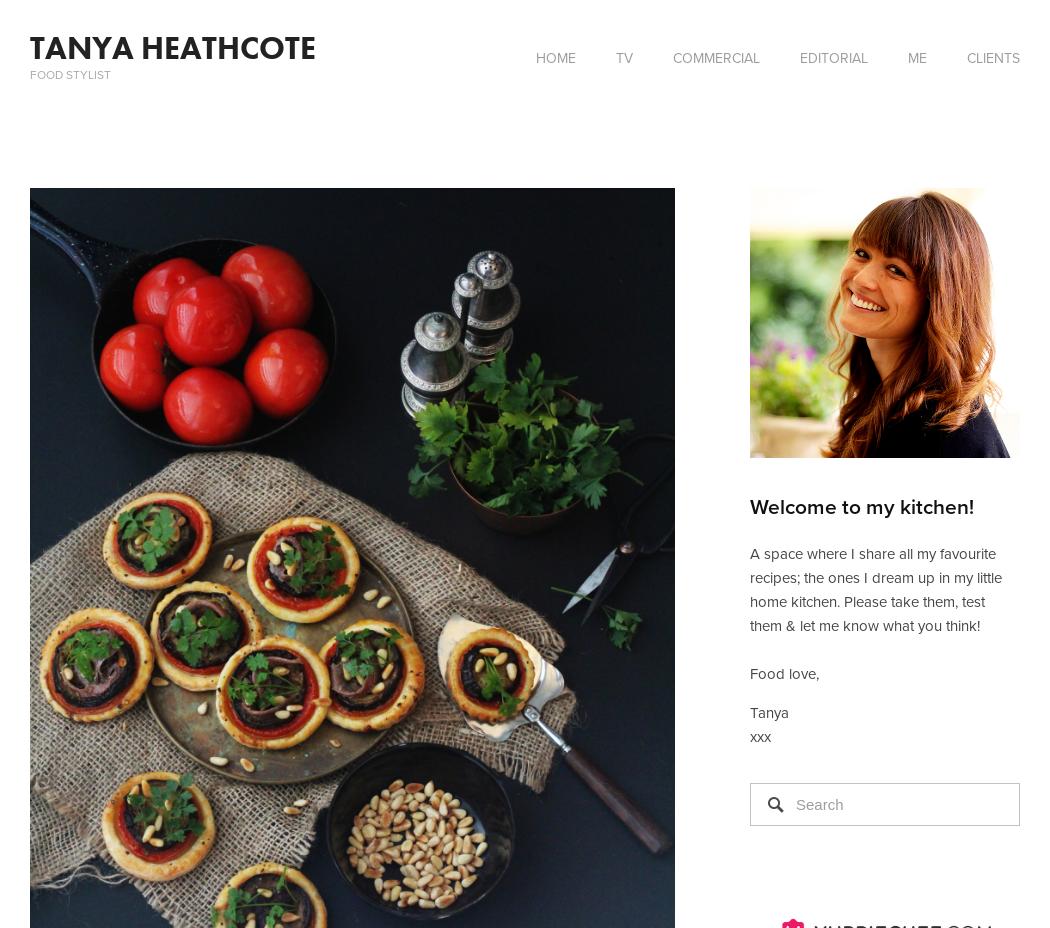 The width and height of the screenshot is (1050, 928). What do you see at coordinates (993, 57) in the screenshot?
I see `'CLIENTS'` at bounding box center [993, 57].